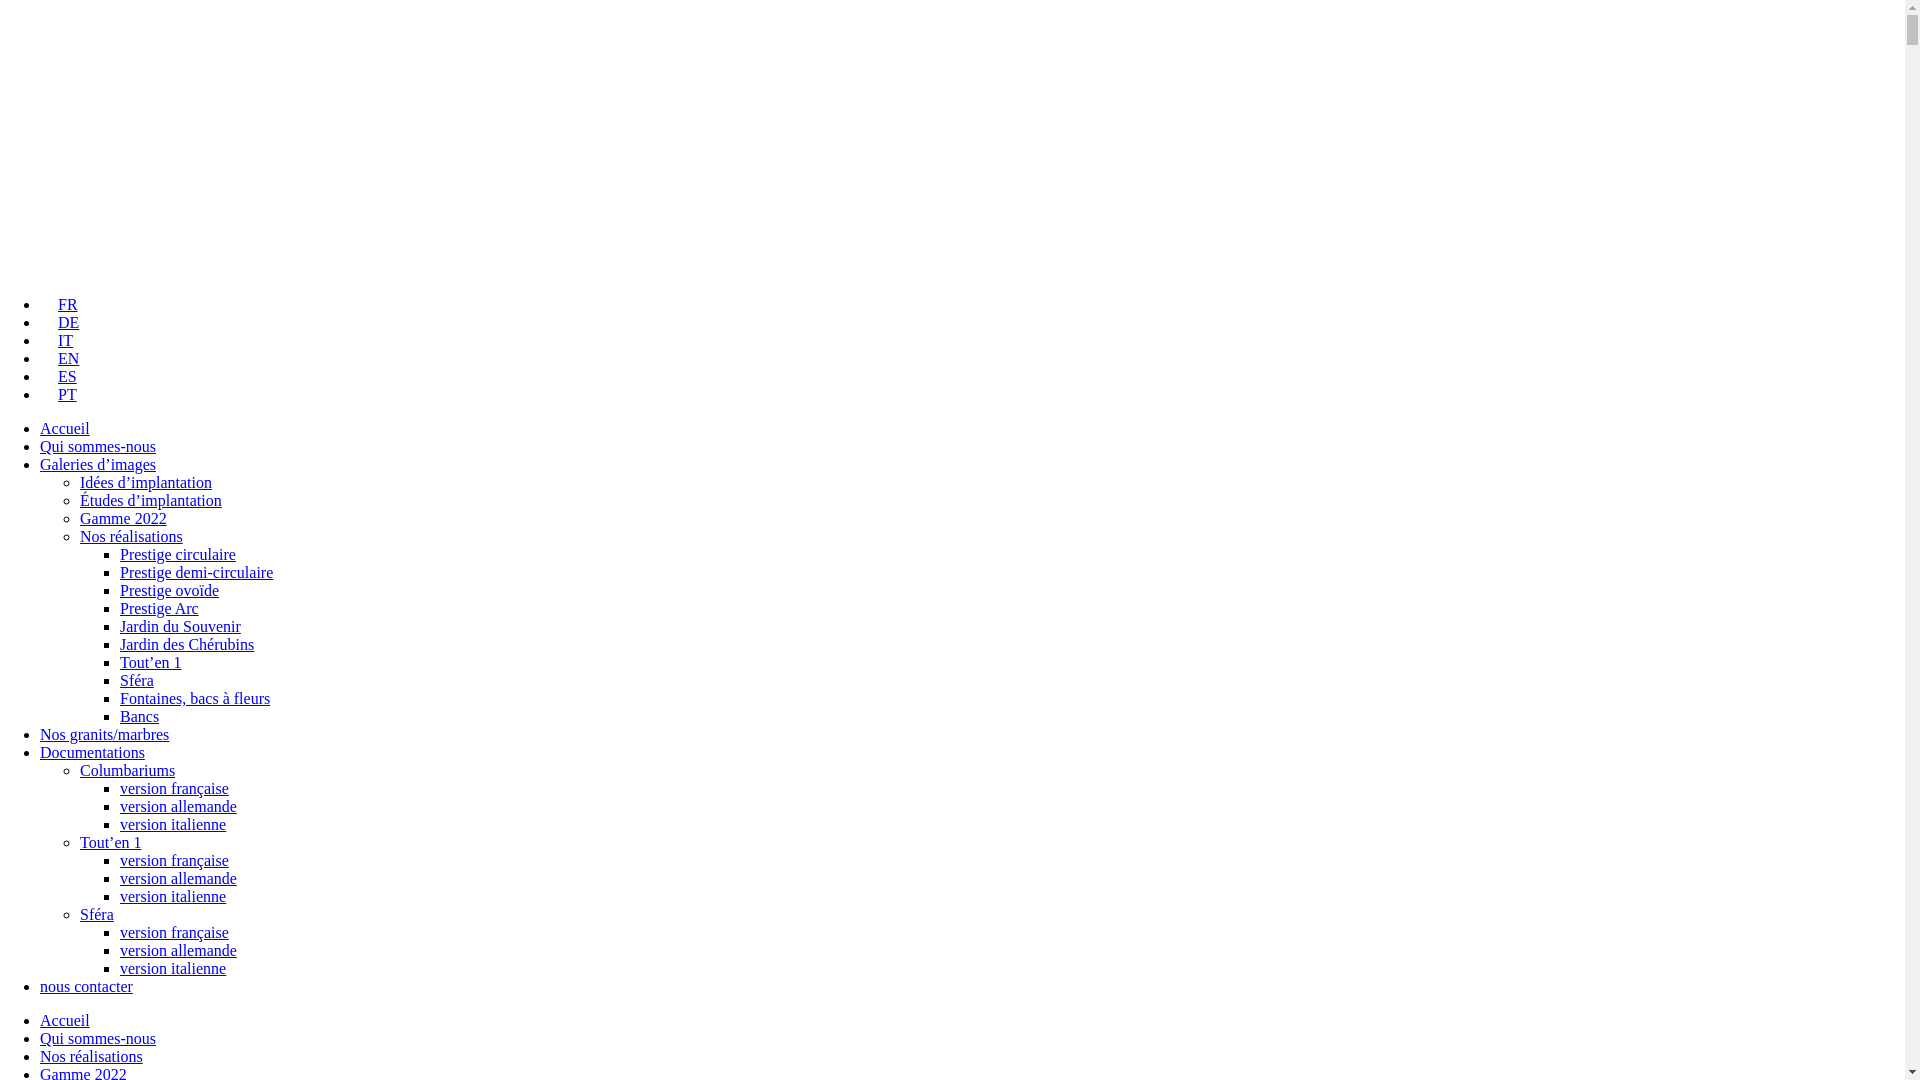 This screenshot has height=1080, width=1920. Describe the element at coordinates (39, 752) in the screenshot. I see `'Documentations'` at that location.